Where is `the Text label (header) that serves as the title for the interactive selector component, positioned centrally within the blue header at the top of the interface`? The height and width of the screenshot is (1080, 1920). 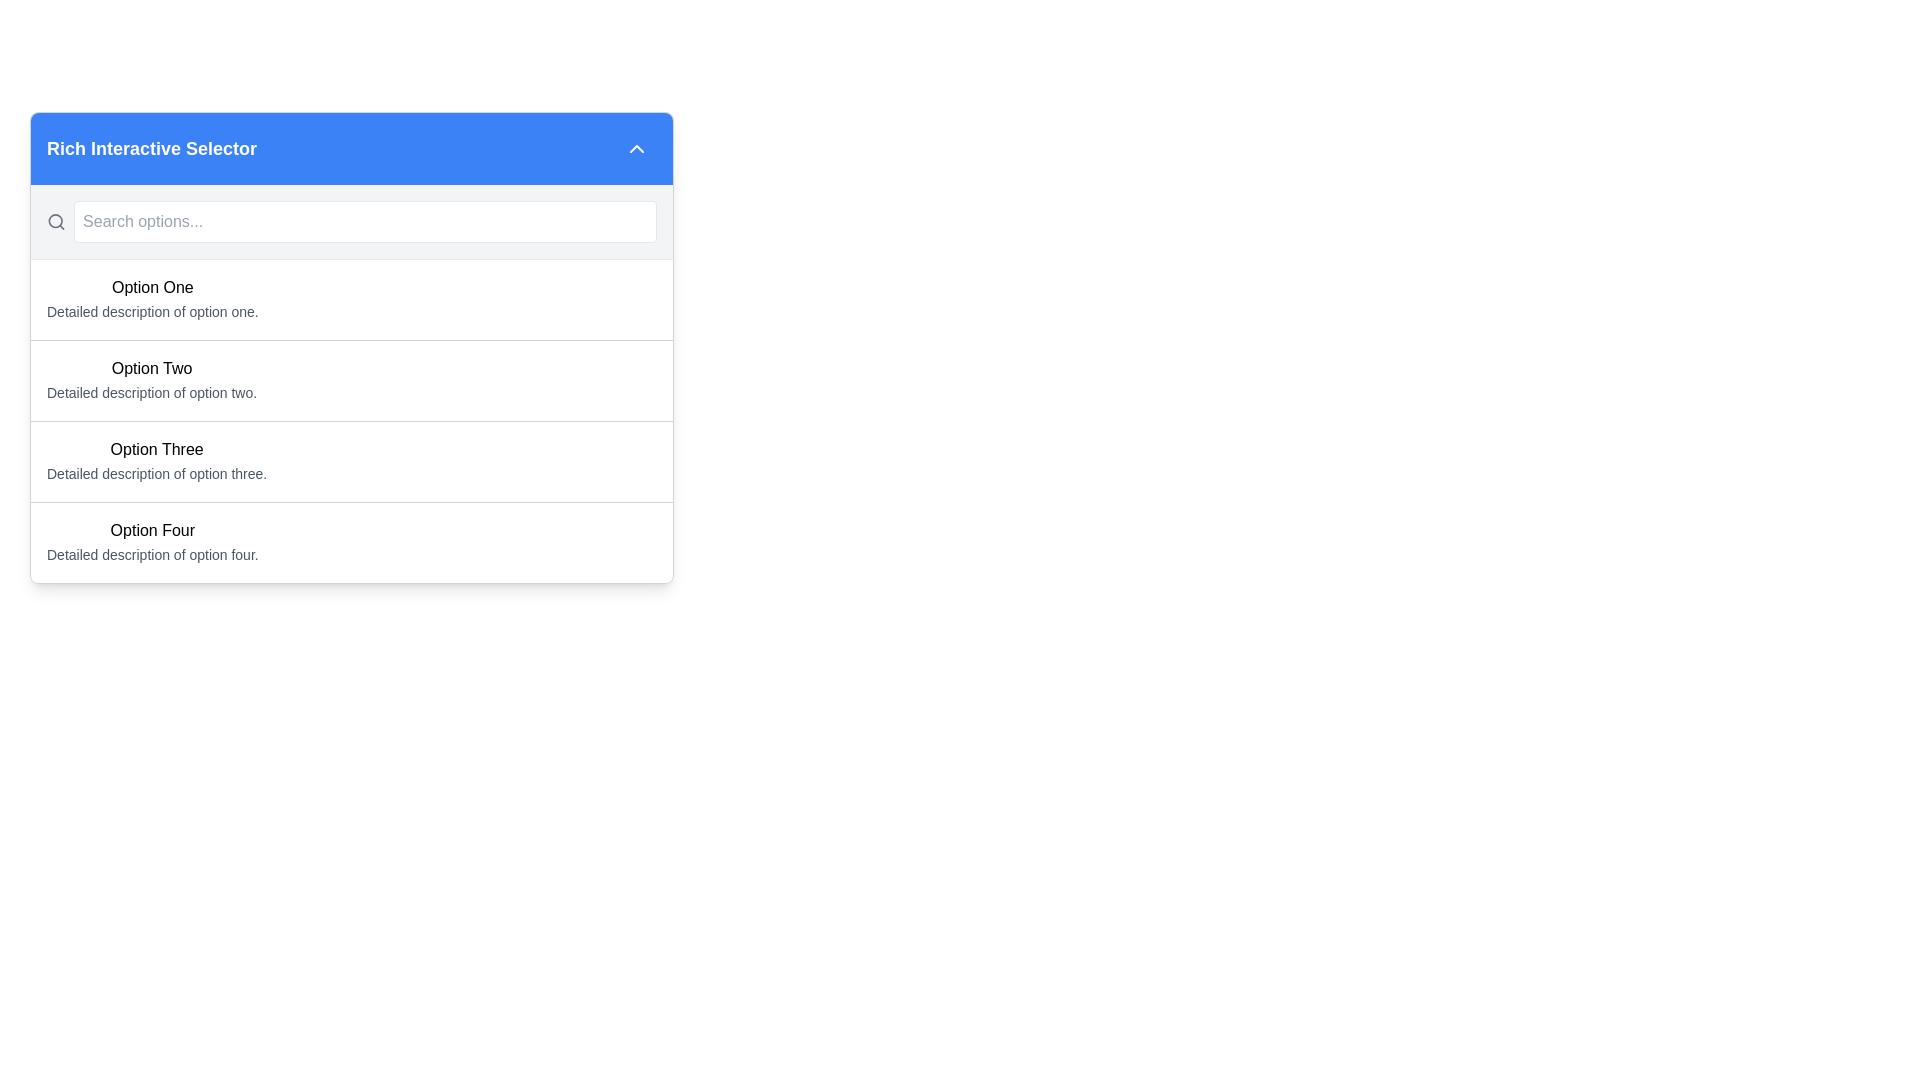 the Text label (header) that serves as the title for the interactive selector component, positioned centrally within the blue header at the top of the interface is located at coordinates (151, 148).